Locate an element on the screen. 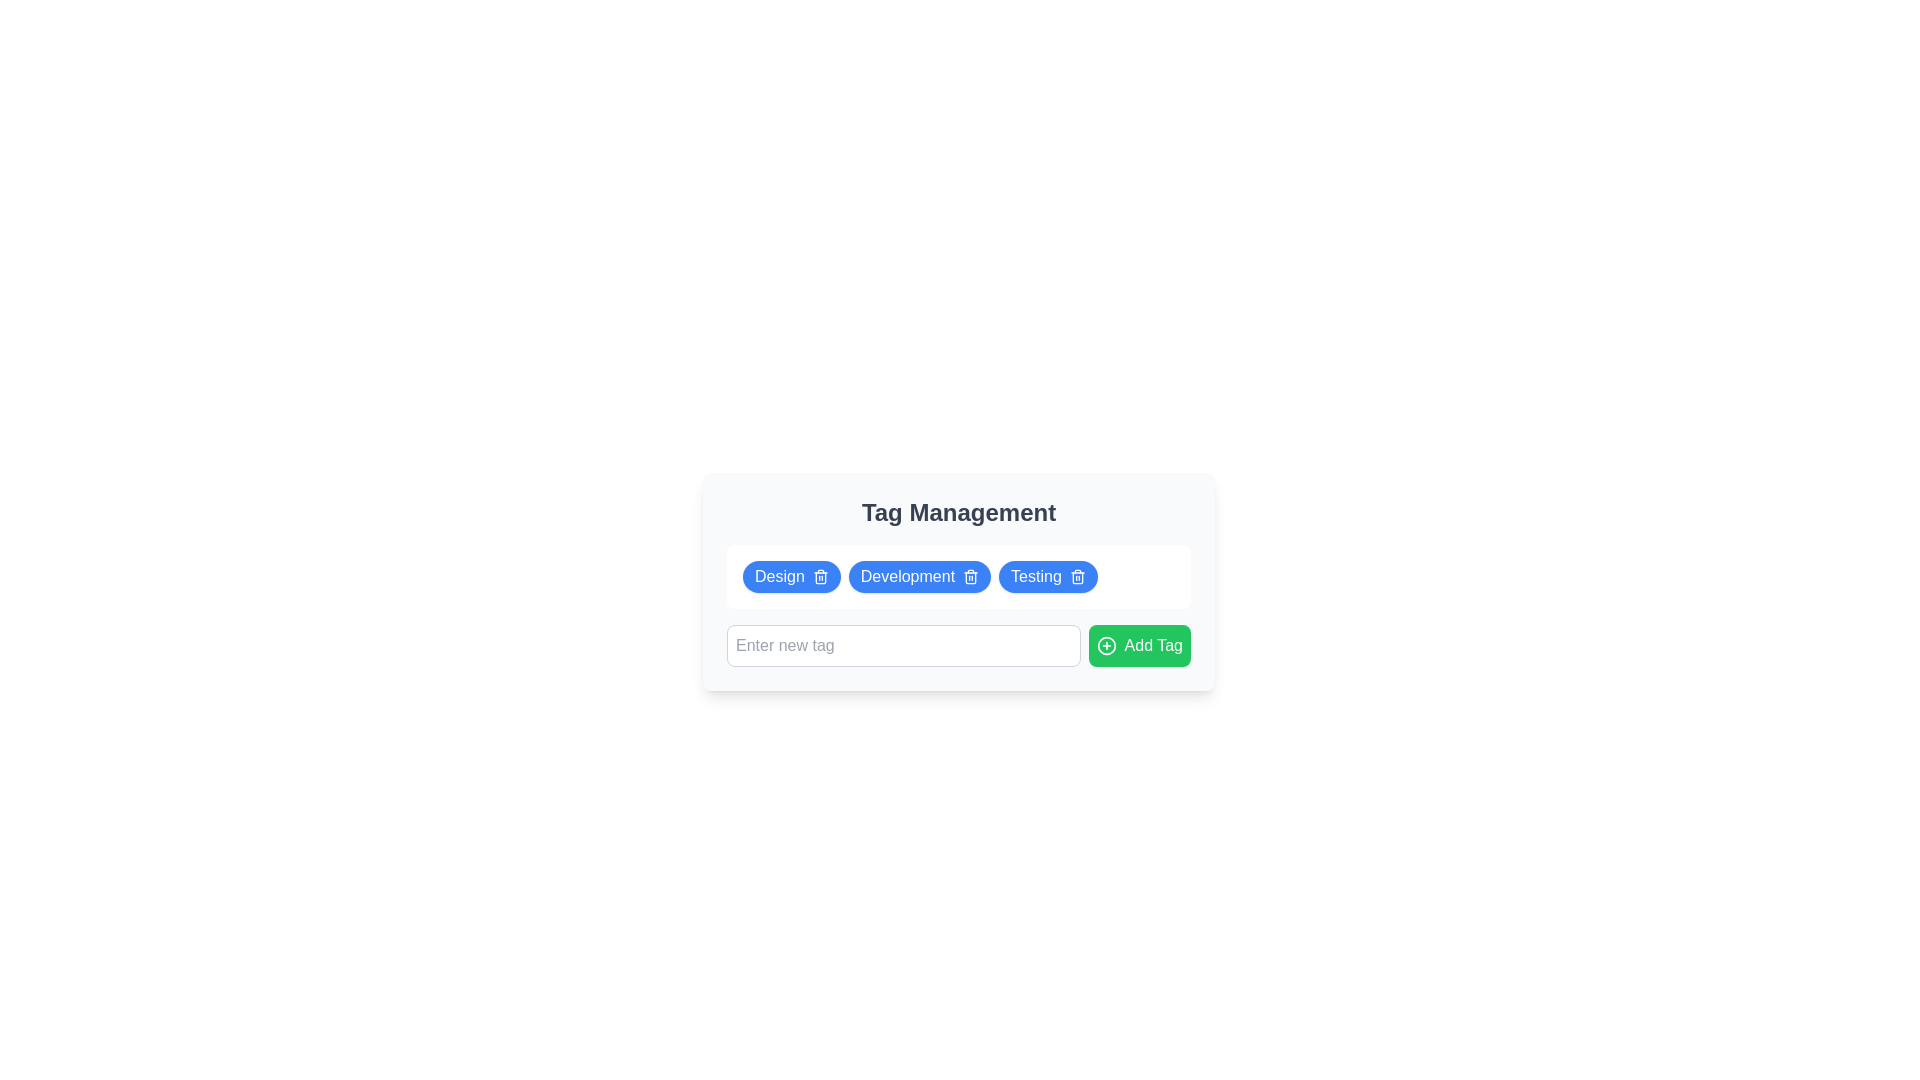 The height and width of the screenshot is (1080, 1920). the information visually by interacting with the decorative icon element located centrally within the green rectangular 'Add Tag' button in the Tag Management interface is located at coordinates (1105, 645).